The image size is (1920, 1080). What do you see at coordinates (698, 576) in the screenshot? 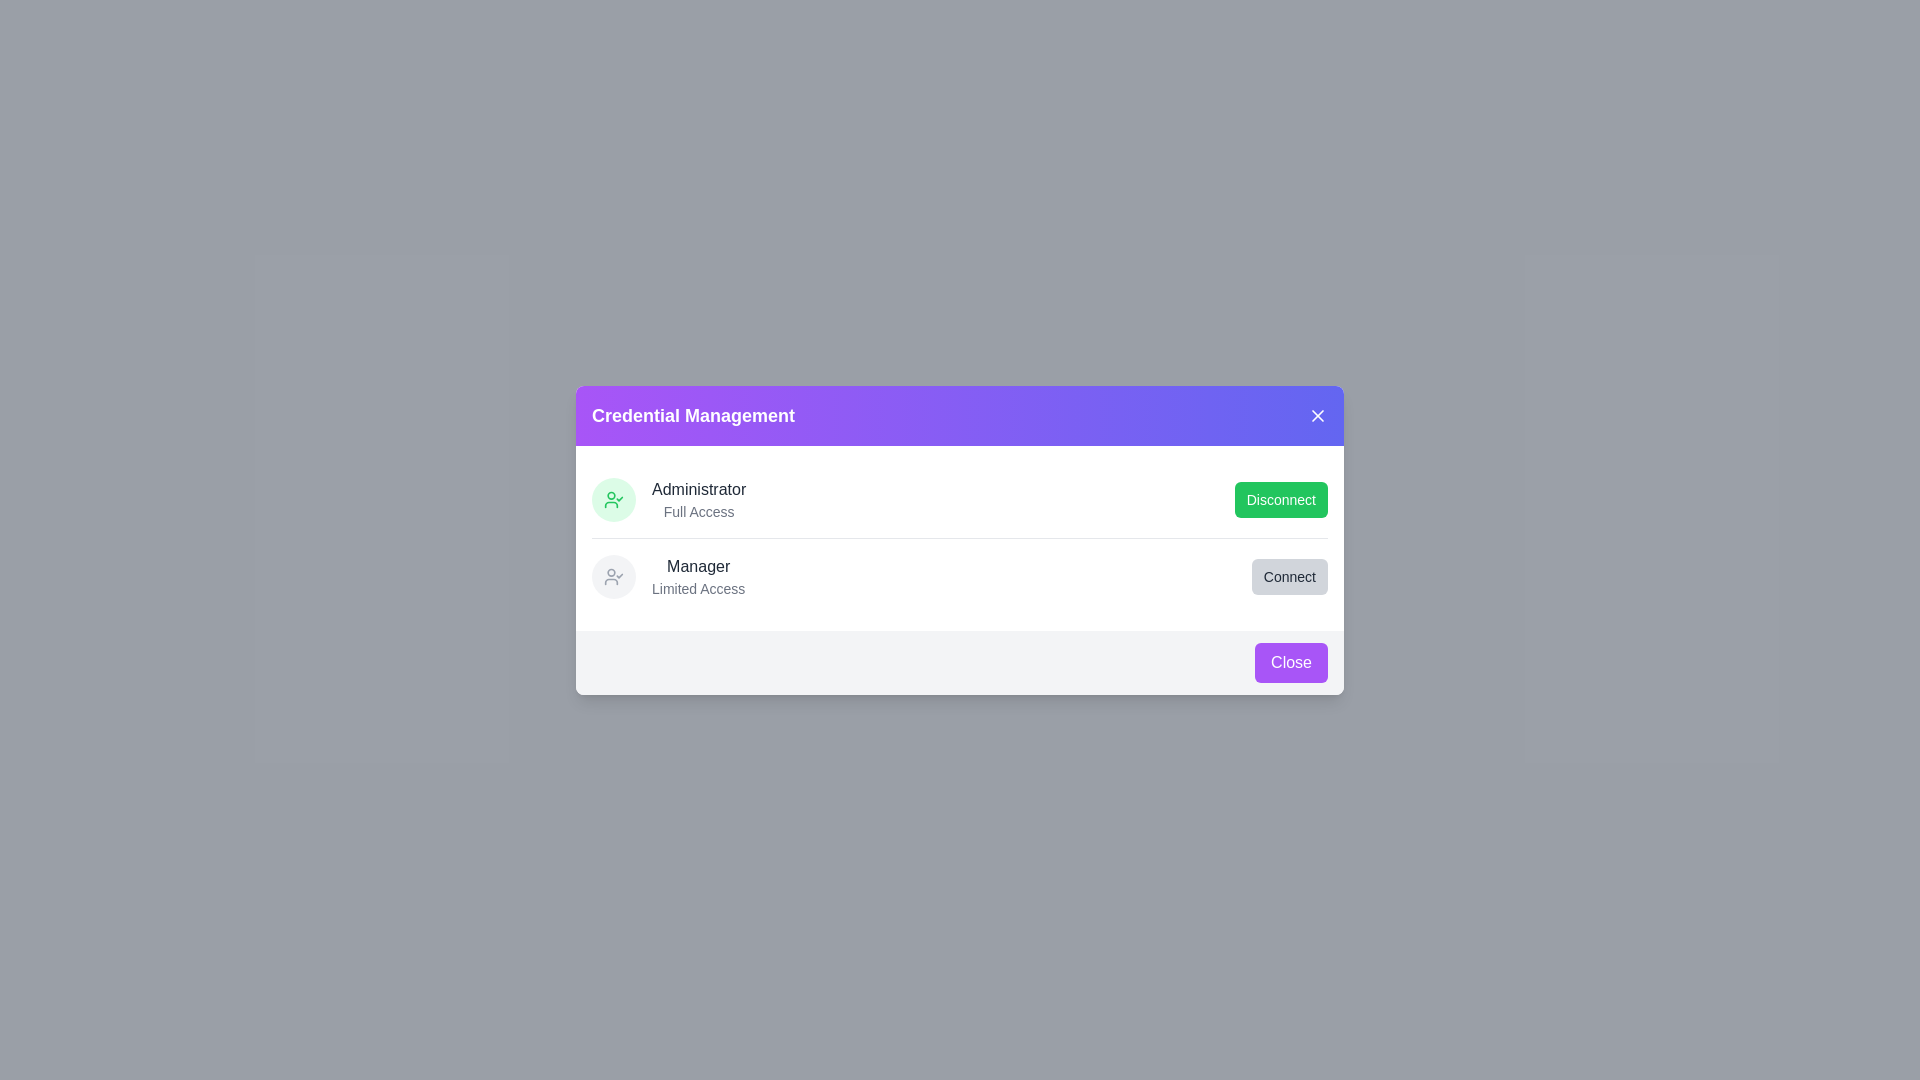
I see `the static text label displaying 'Manager' with 'Limited Access' underneath, located within a modal, to the right of a gray user icon` at bounding box center [698, 576].